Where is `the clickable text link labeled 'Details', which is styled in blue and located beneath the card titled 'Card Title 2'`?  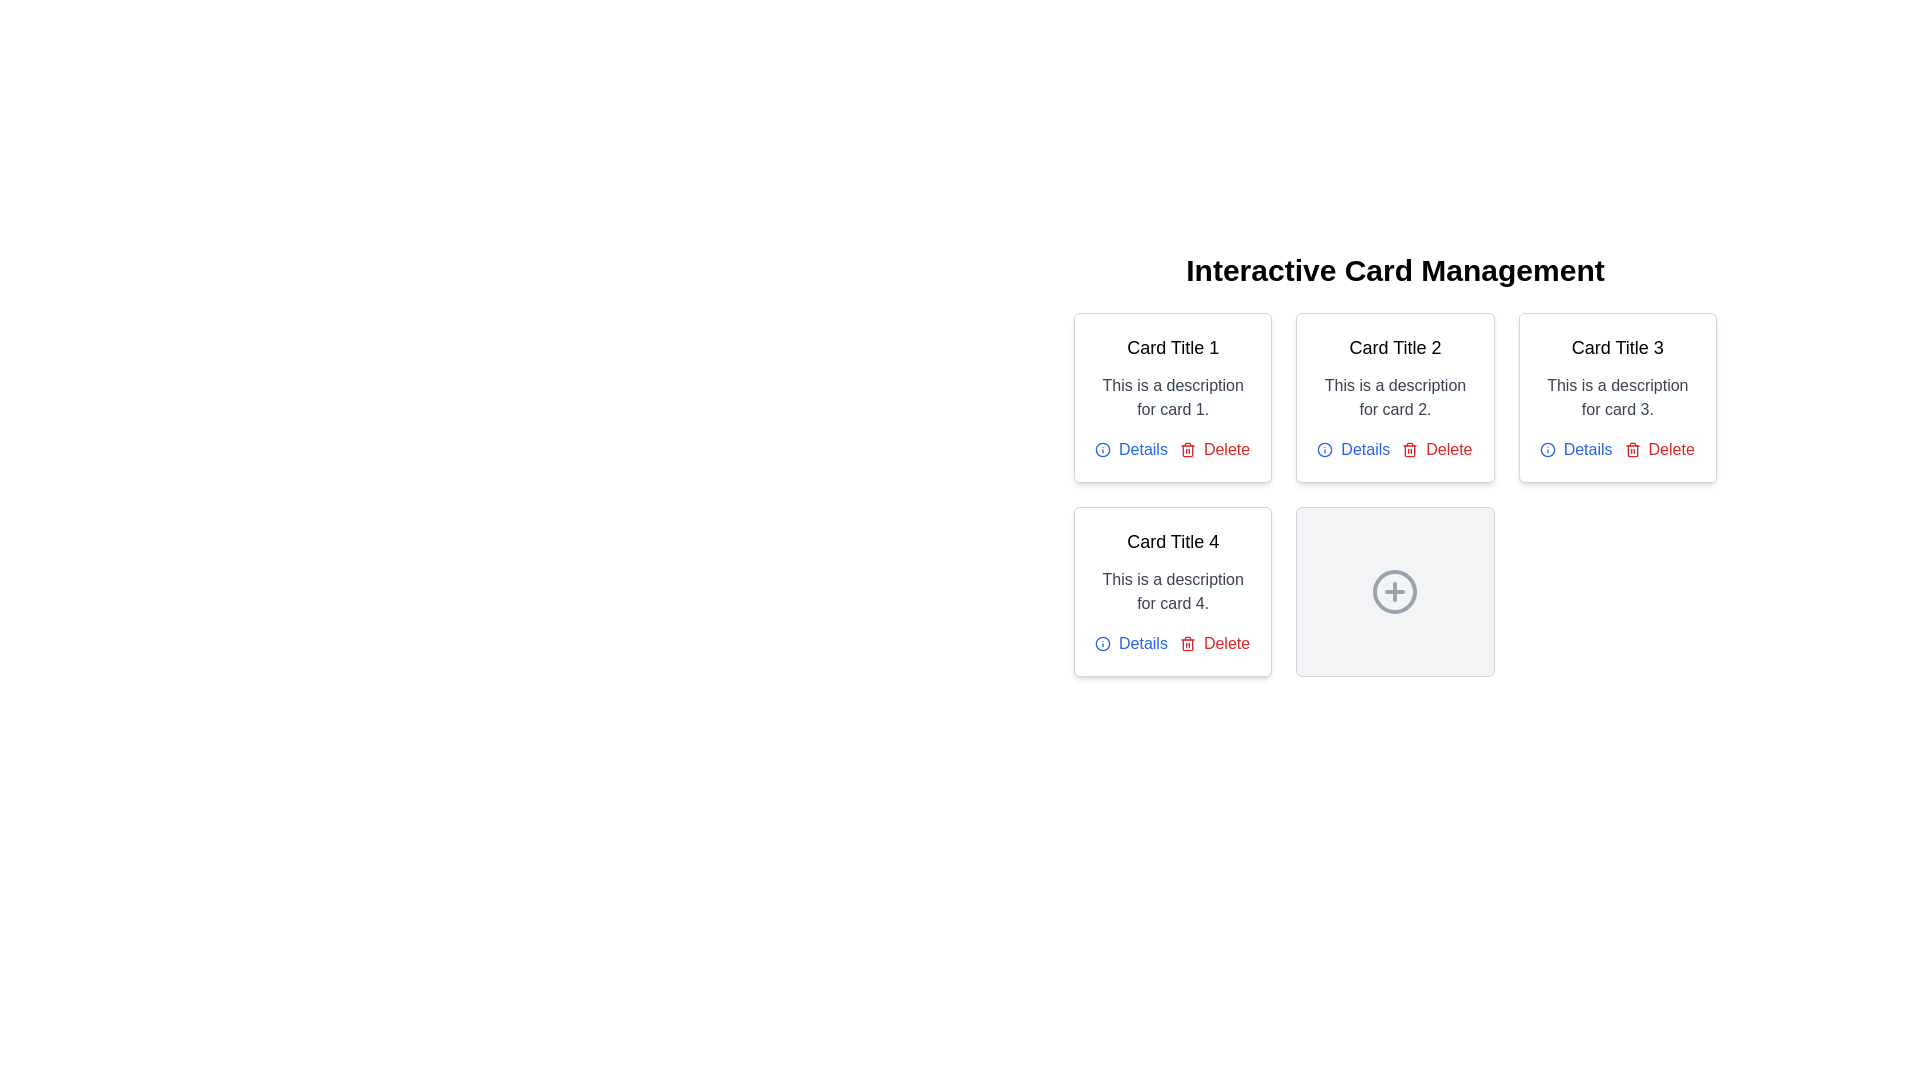 the clickable text link labeled 'Details', which is styled in blue and located beneath the card titled 'Card Title 2' is located at coordinates (1353, 450).